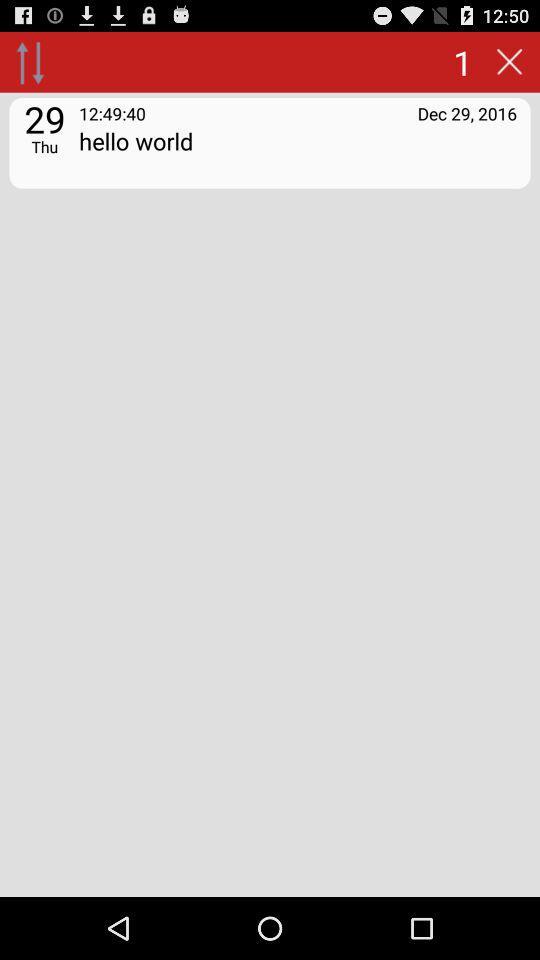  I want to click on item above 29, so click(29, 61).